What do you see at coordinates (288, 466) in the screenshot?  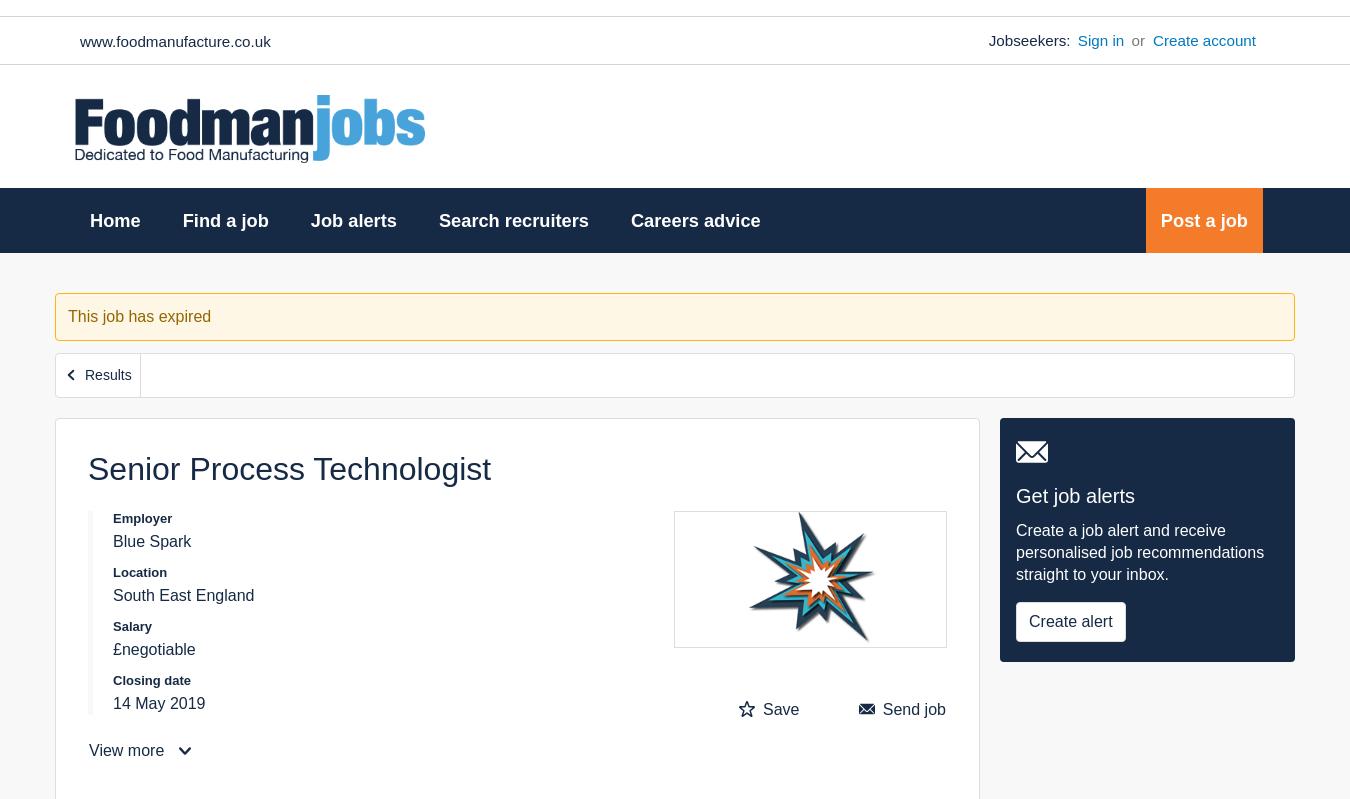 I see `'Senior Process Technologist'` at bounding box center [288, 466].